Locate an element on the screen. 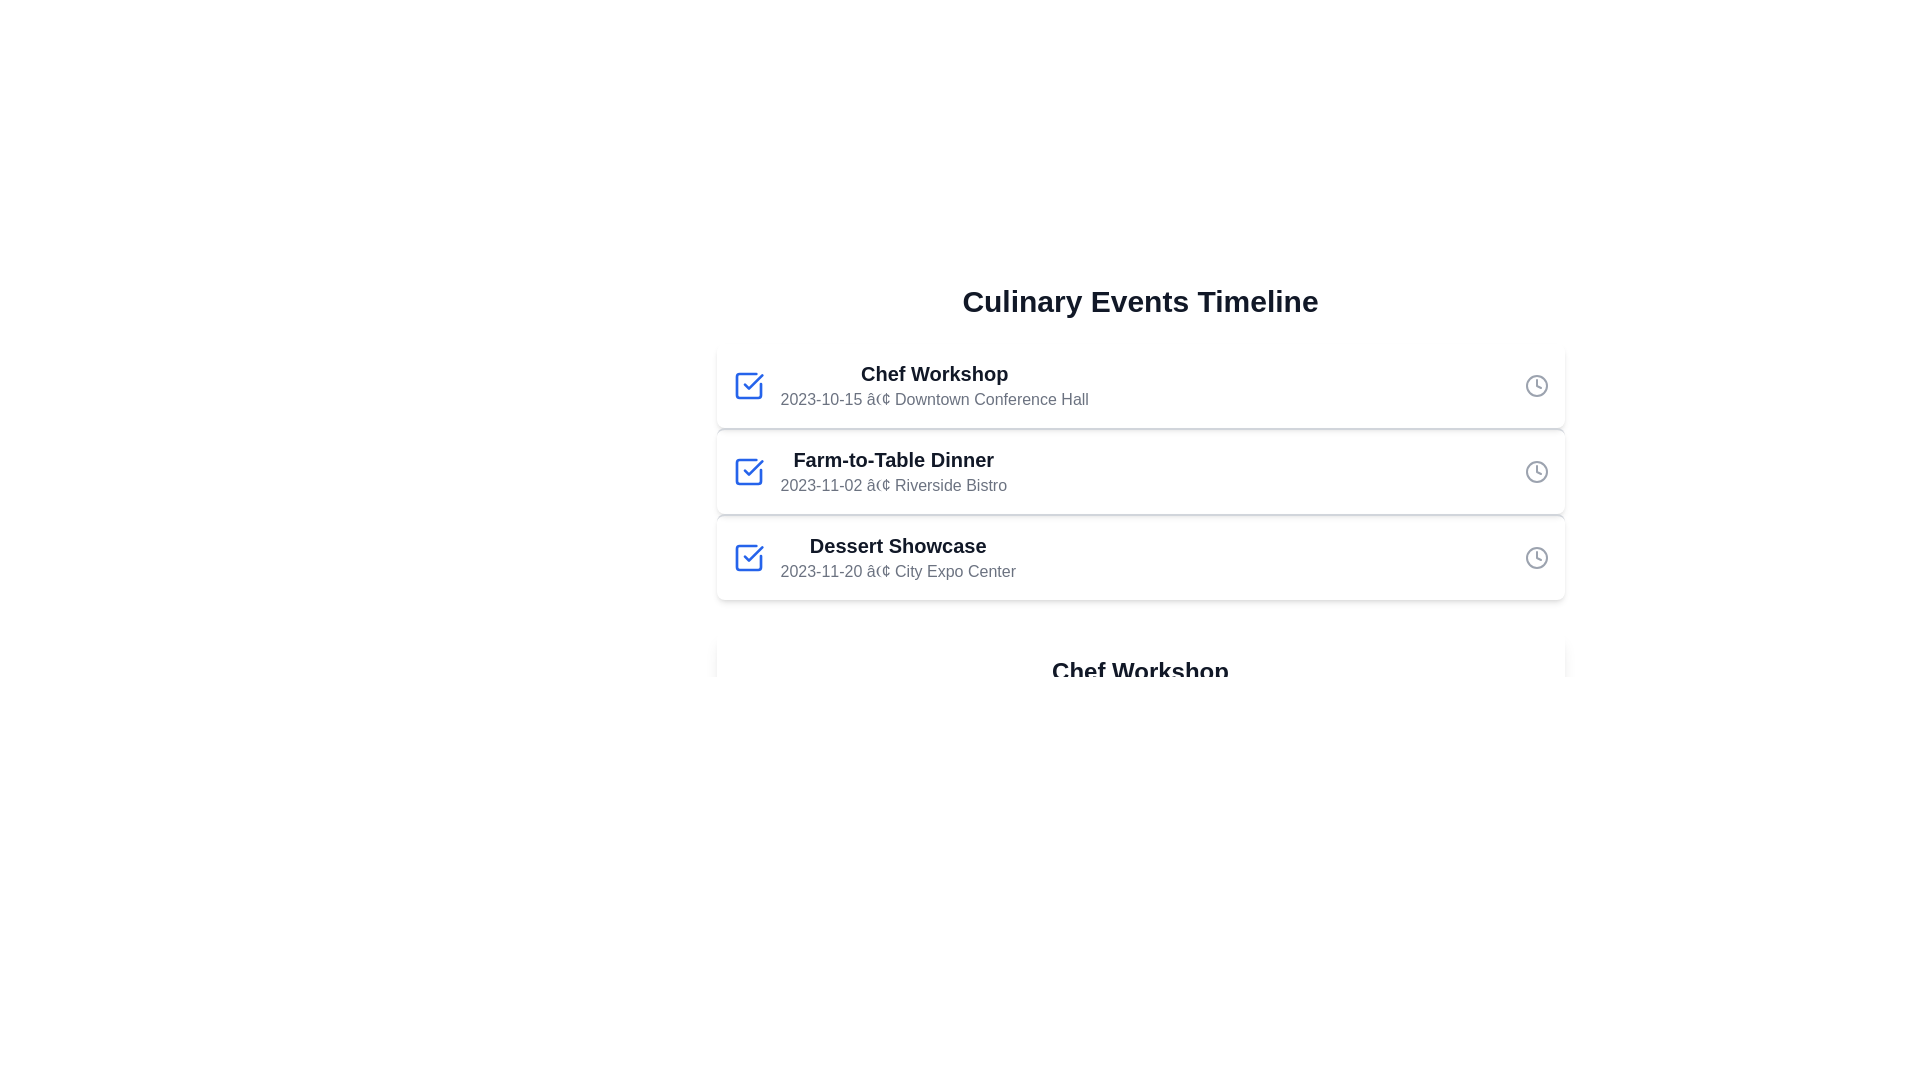 The height and width of the screenshot is (1080, 1920). the icon that indicates an item is 'checked' or 'selected' in the second item of a vertical list is located at coordinates (752, 381).